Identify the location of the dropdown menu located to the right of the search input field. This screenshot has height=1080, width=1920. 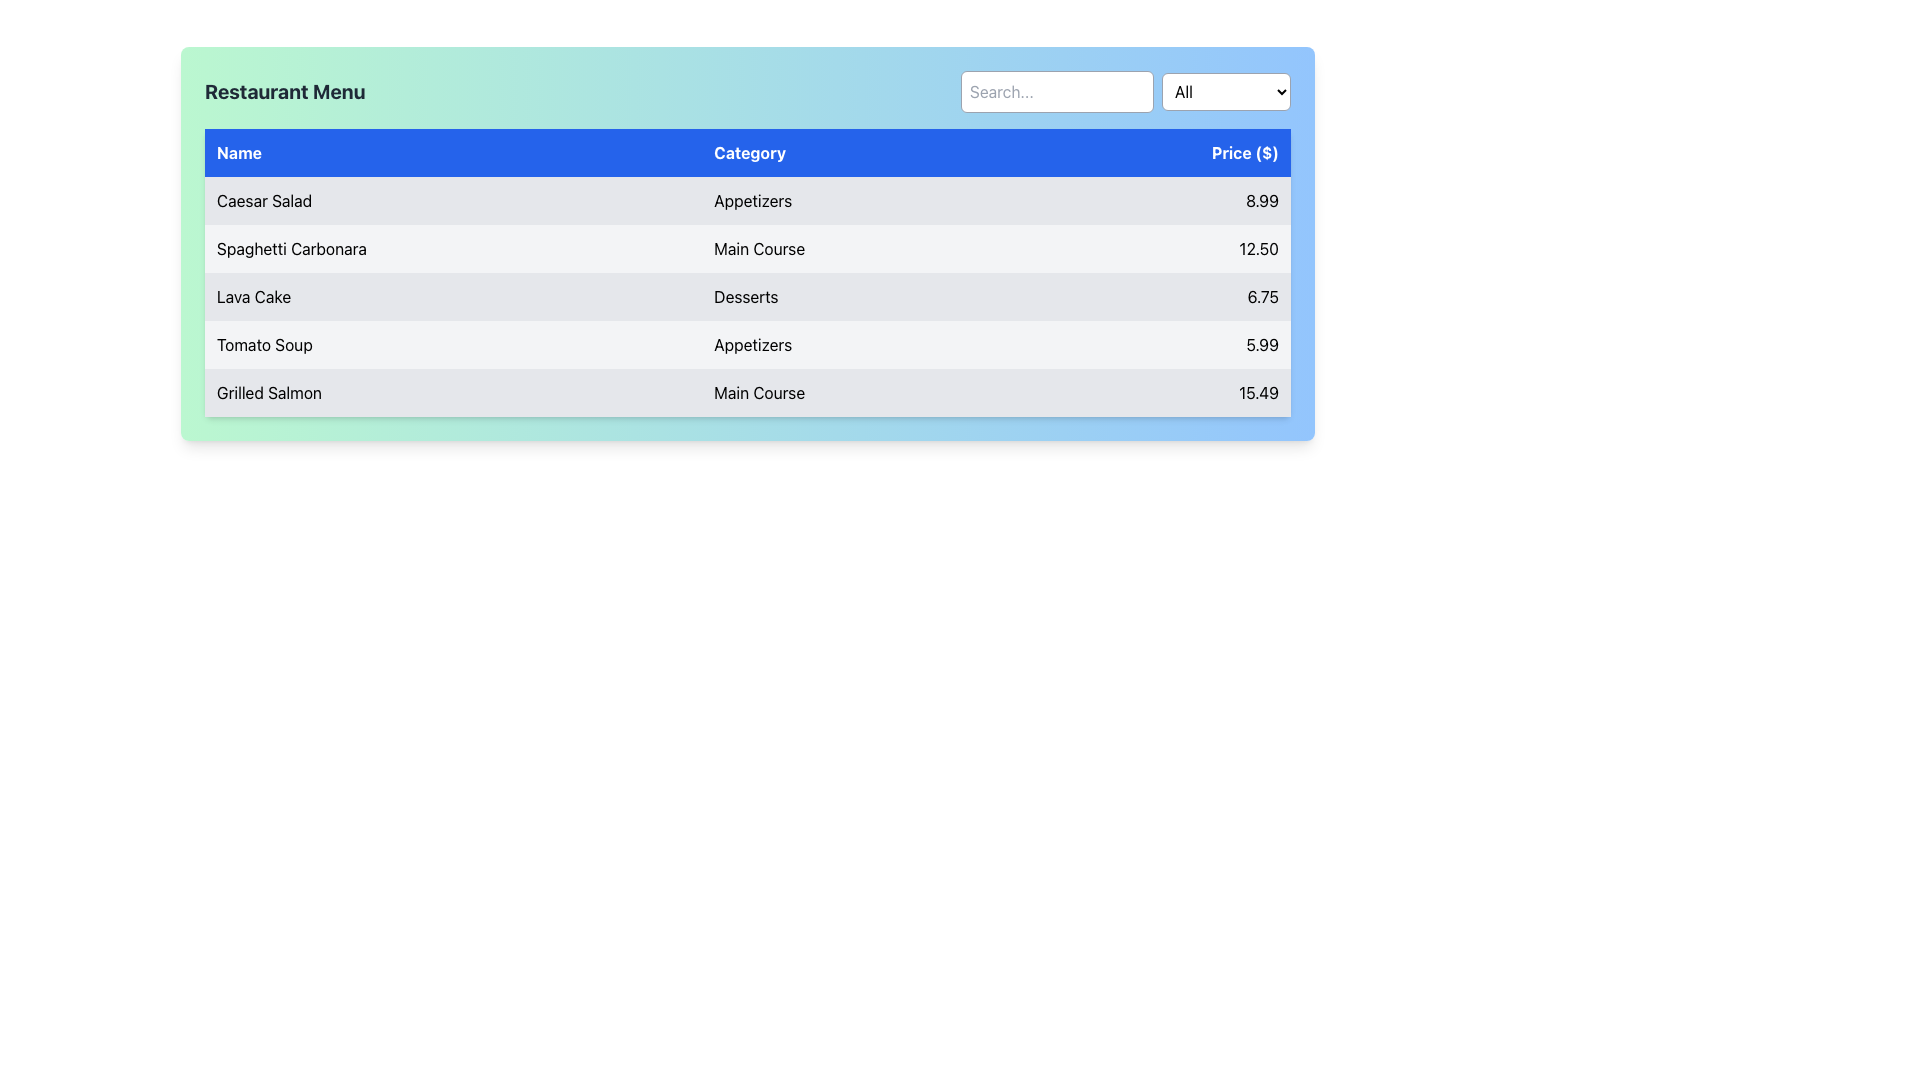
(1225, 92).